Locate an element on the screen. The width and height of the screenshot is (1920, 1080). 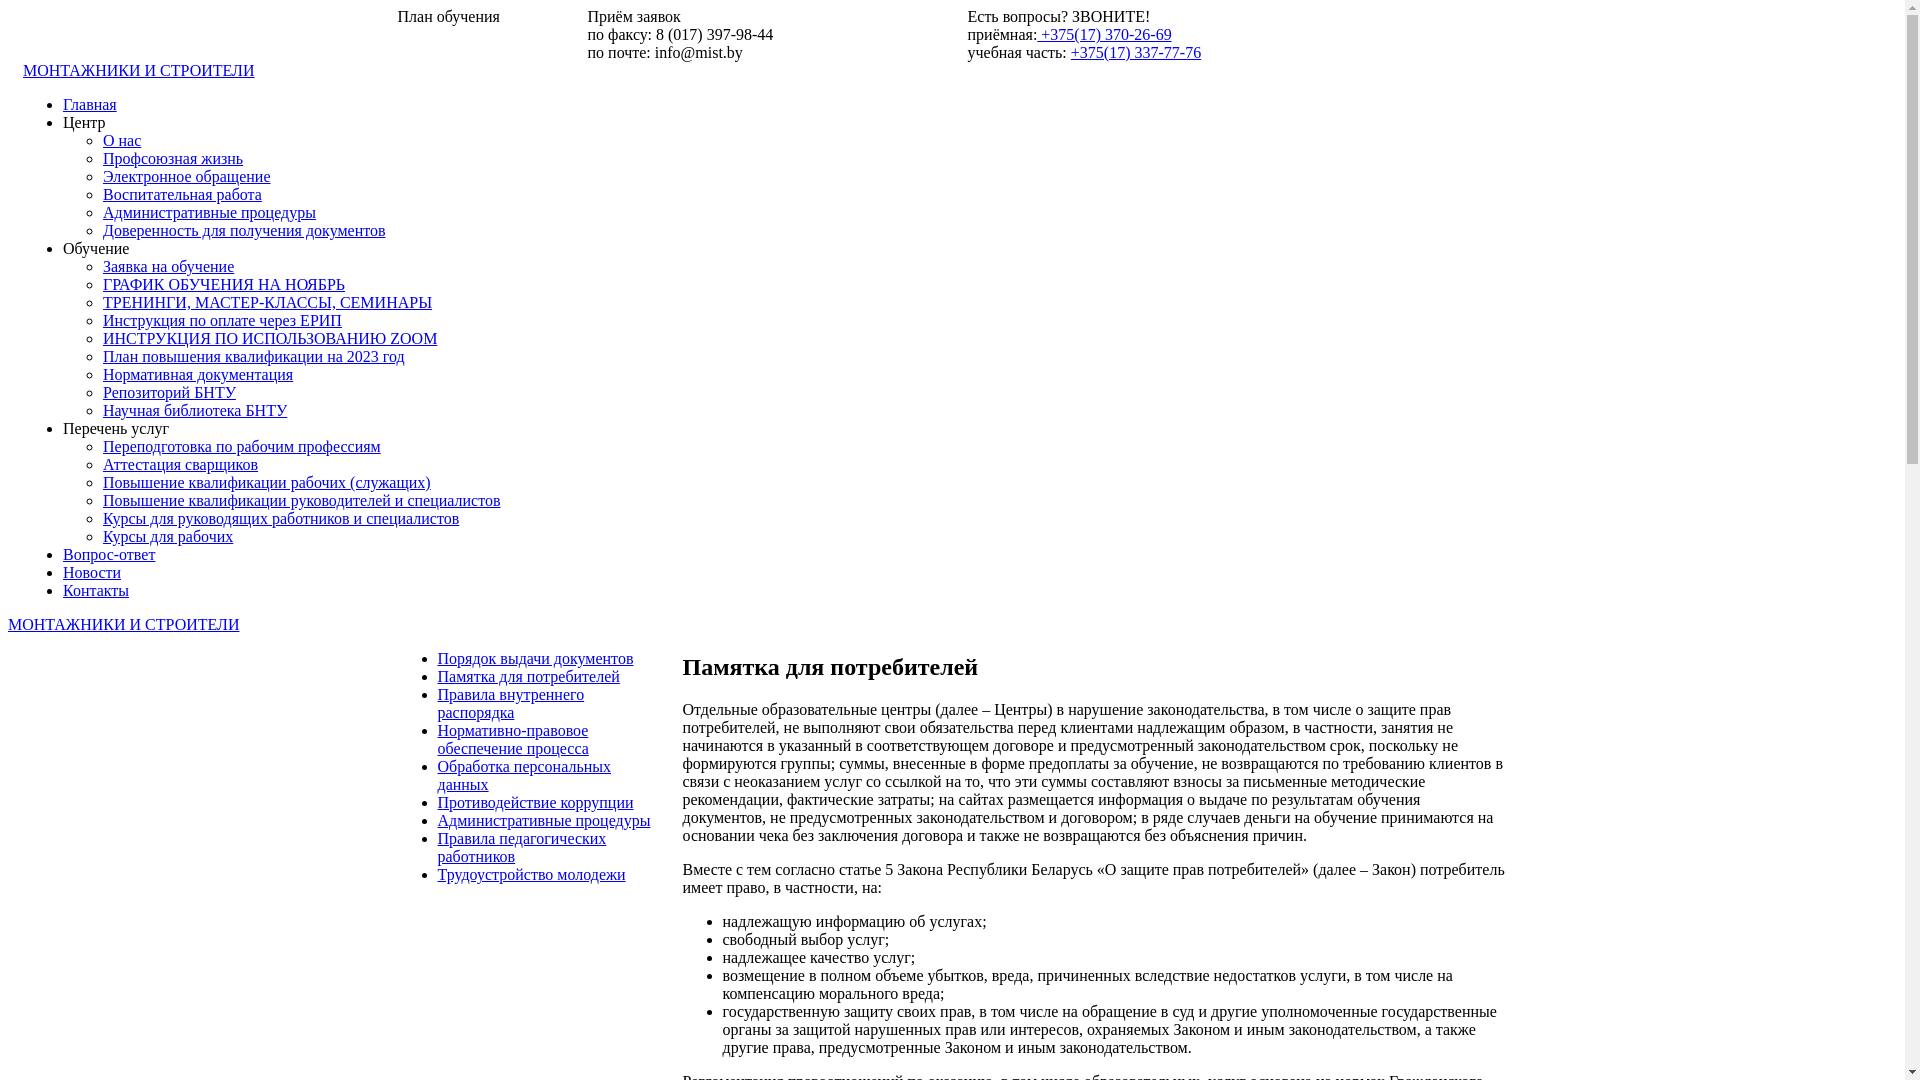
'+375(17) 370-26-69' is located at coordinates (1036, 34).